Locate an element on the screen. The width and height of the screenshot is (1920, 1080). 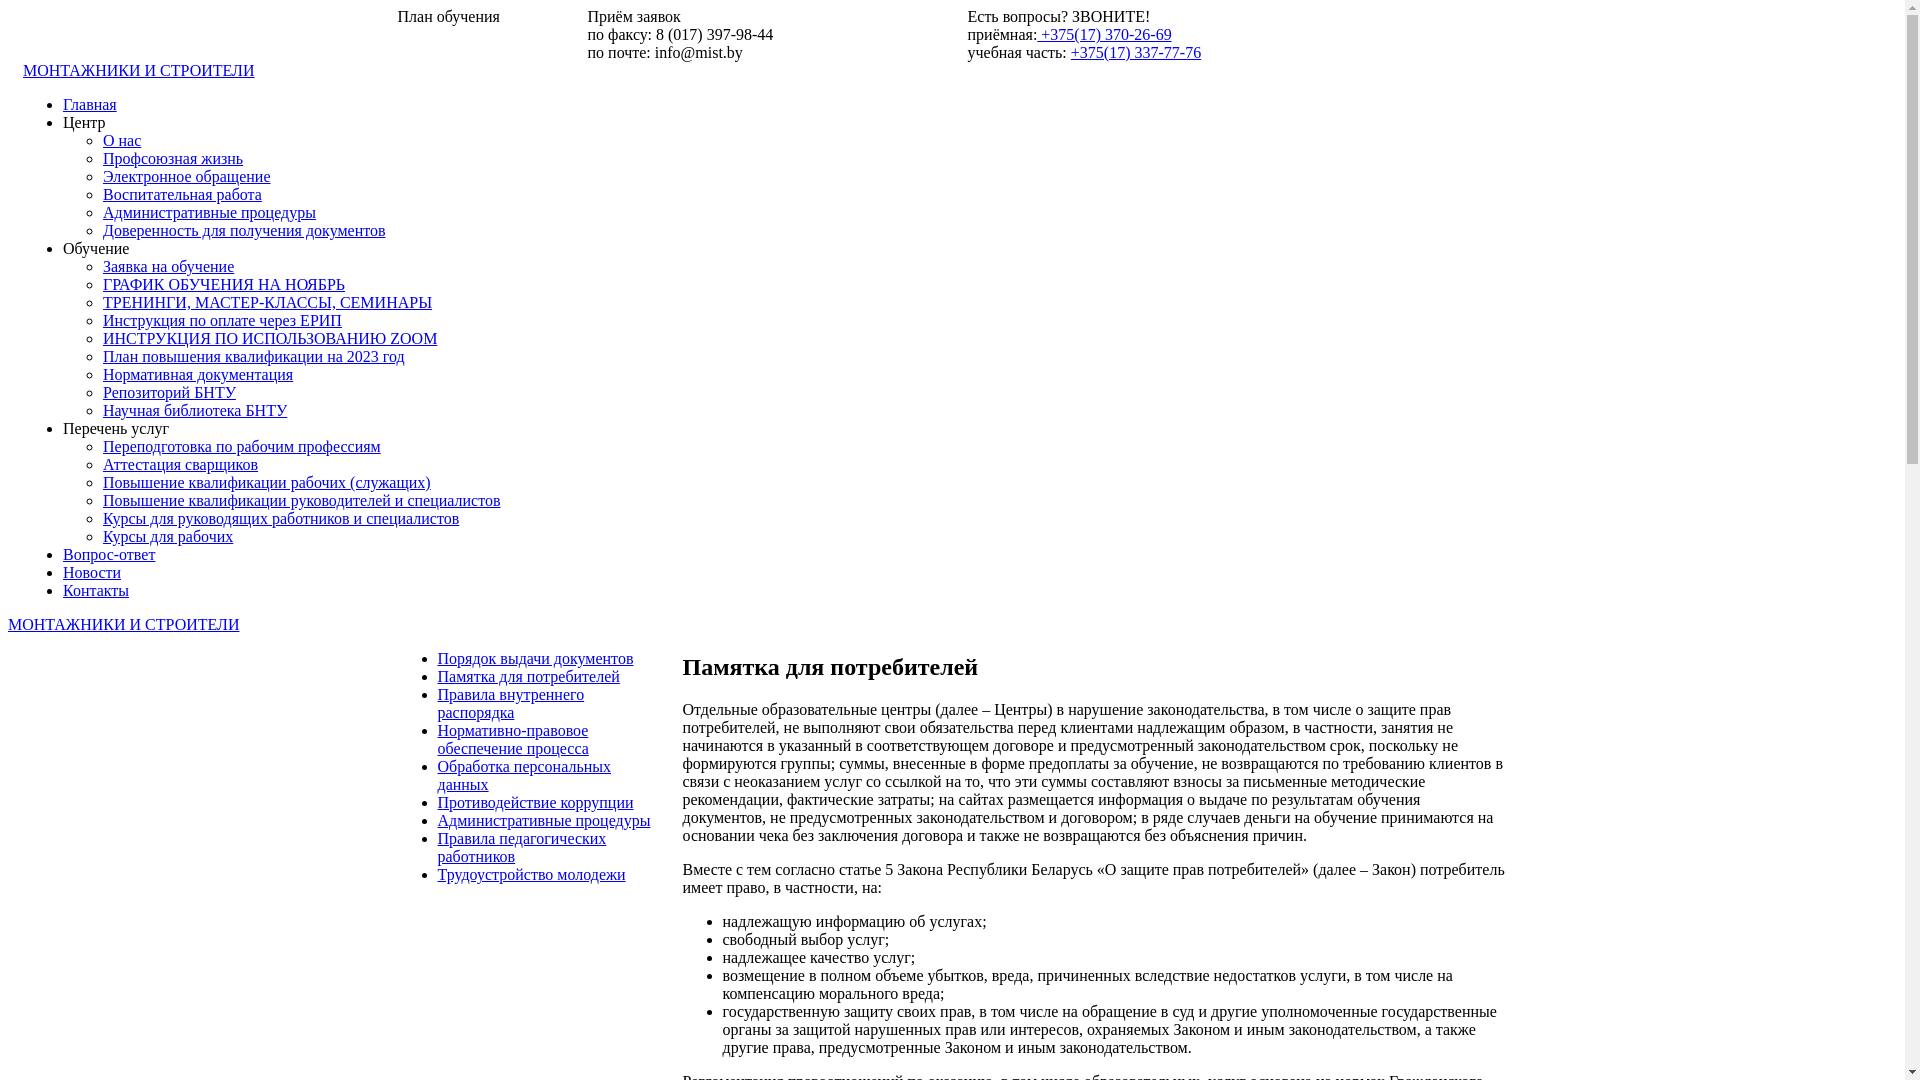
'+375(17) 370-26-69' is located at coordinates (1036, 34).